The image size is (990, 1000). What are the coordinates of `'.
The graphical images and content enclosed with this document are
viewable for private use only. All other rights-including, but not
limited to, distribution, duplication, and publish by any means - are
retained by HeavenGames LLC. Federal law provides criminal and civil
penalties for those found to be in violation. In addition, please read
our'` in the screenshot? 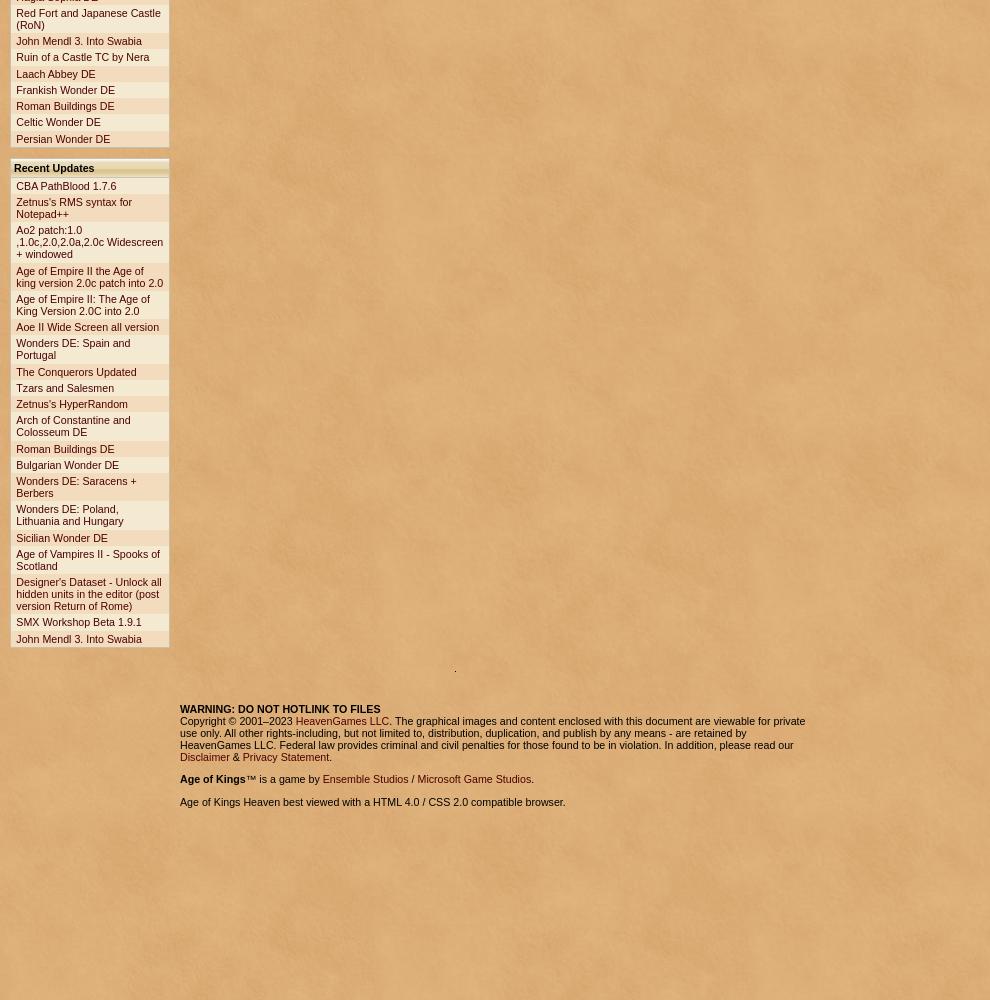 It's located at (492, 731).